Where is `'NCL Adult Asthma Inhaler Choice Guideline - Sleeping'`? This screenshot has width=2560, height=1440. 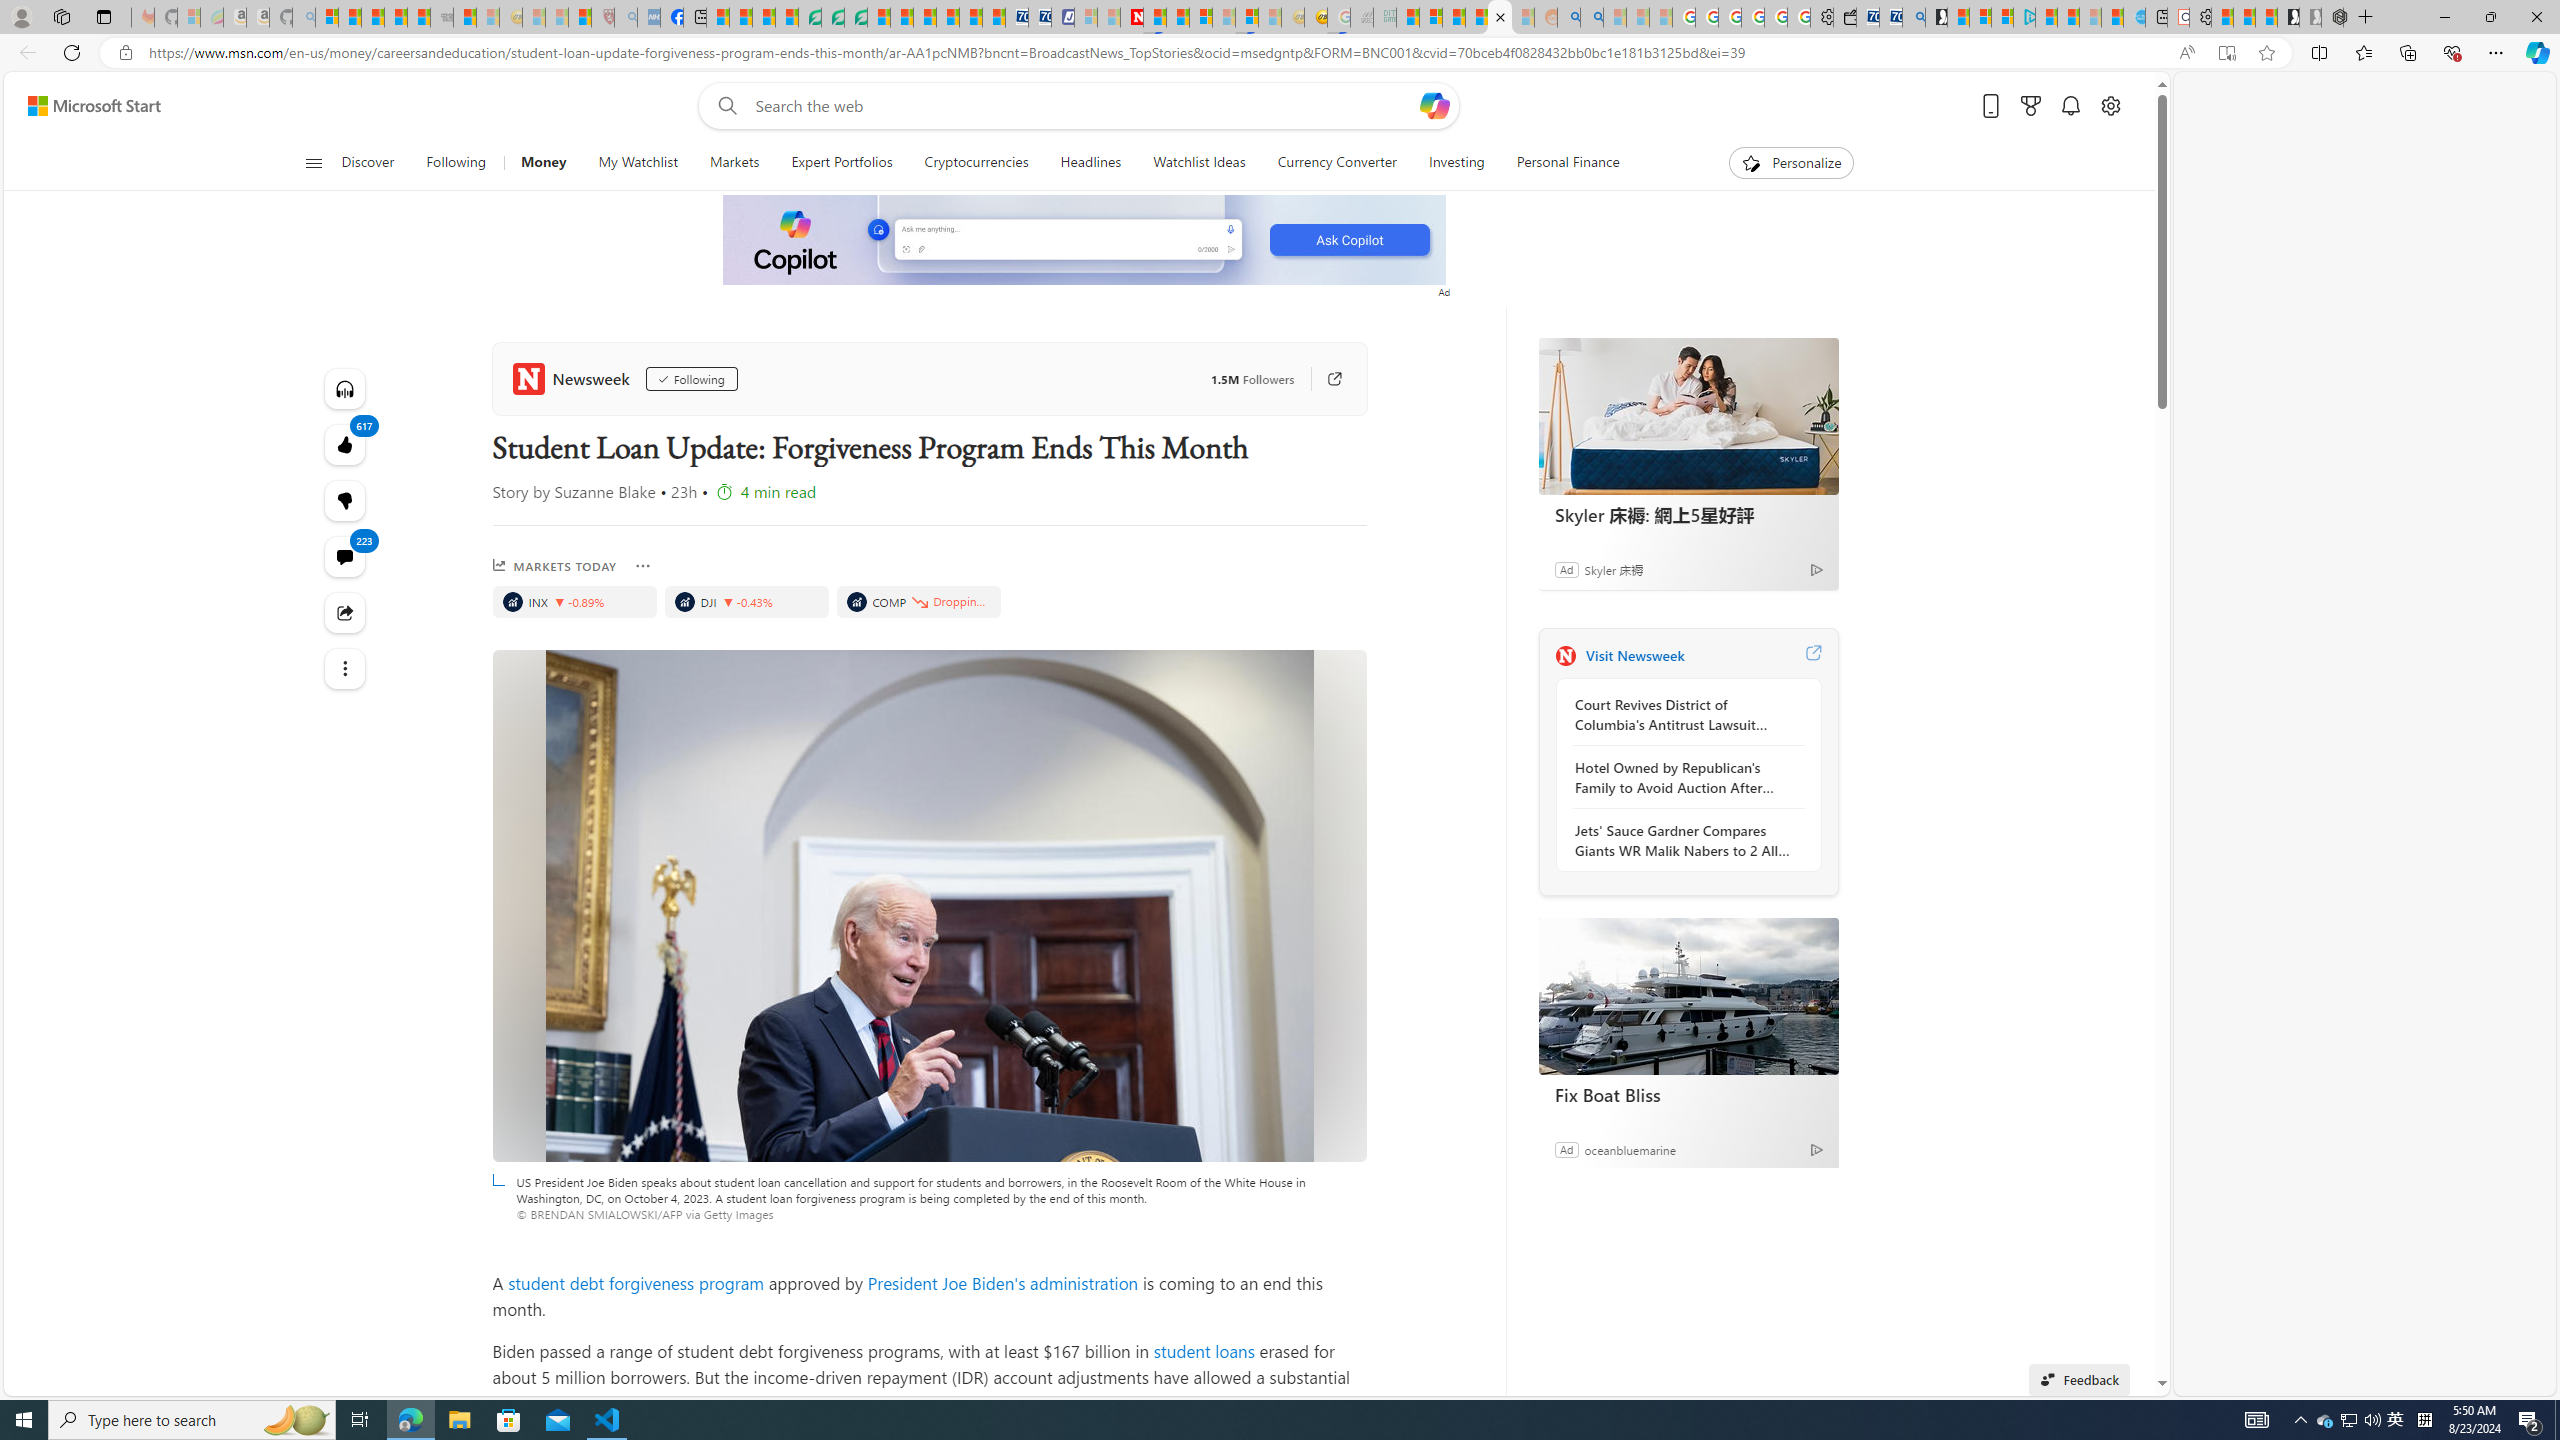 'NCL Adult Asthma Inhaler Choice Guideline - Sleeping' is located at coordinates (648, 16).